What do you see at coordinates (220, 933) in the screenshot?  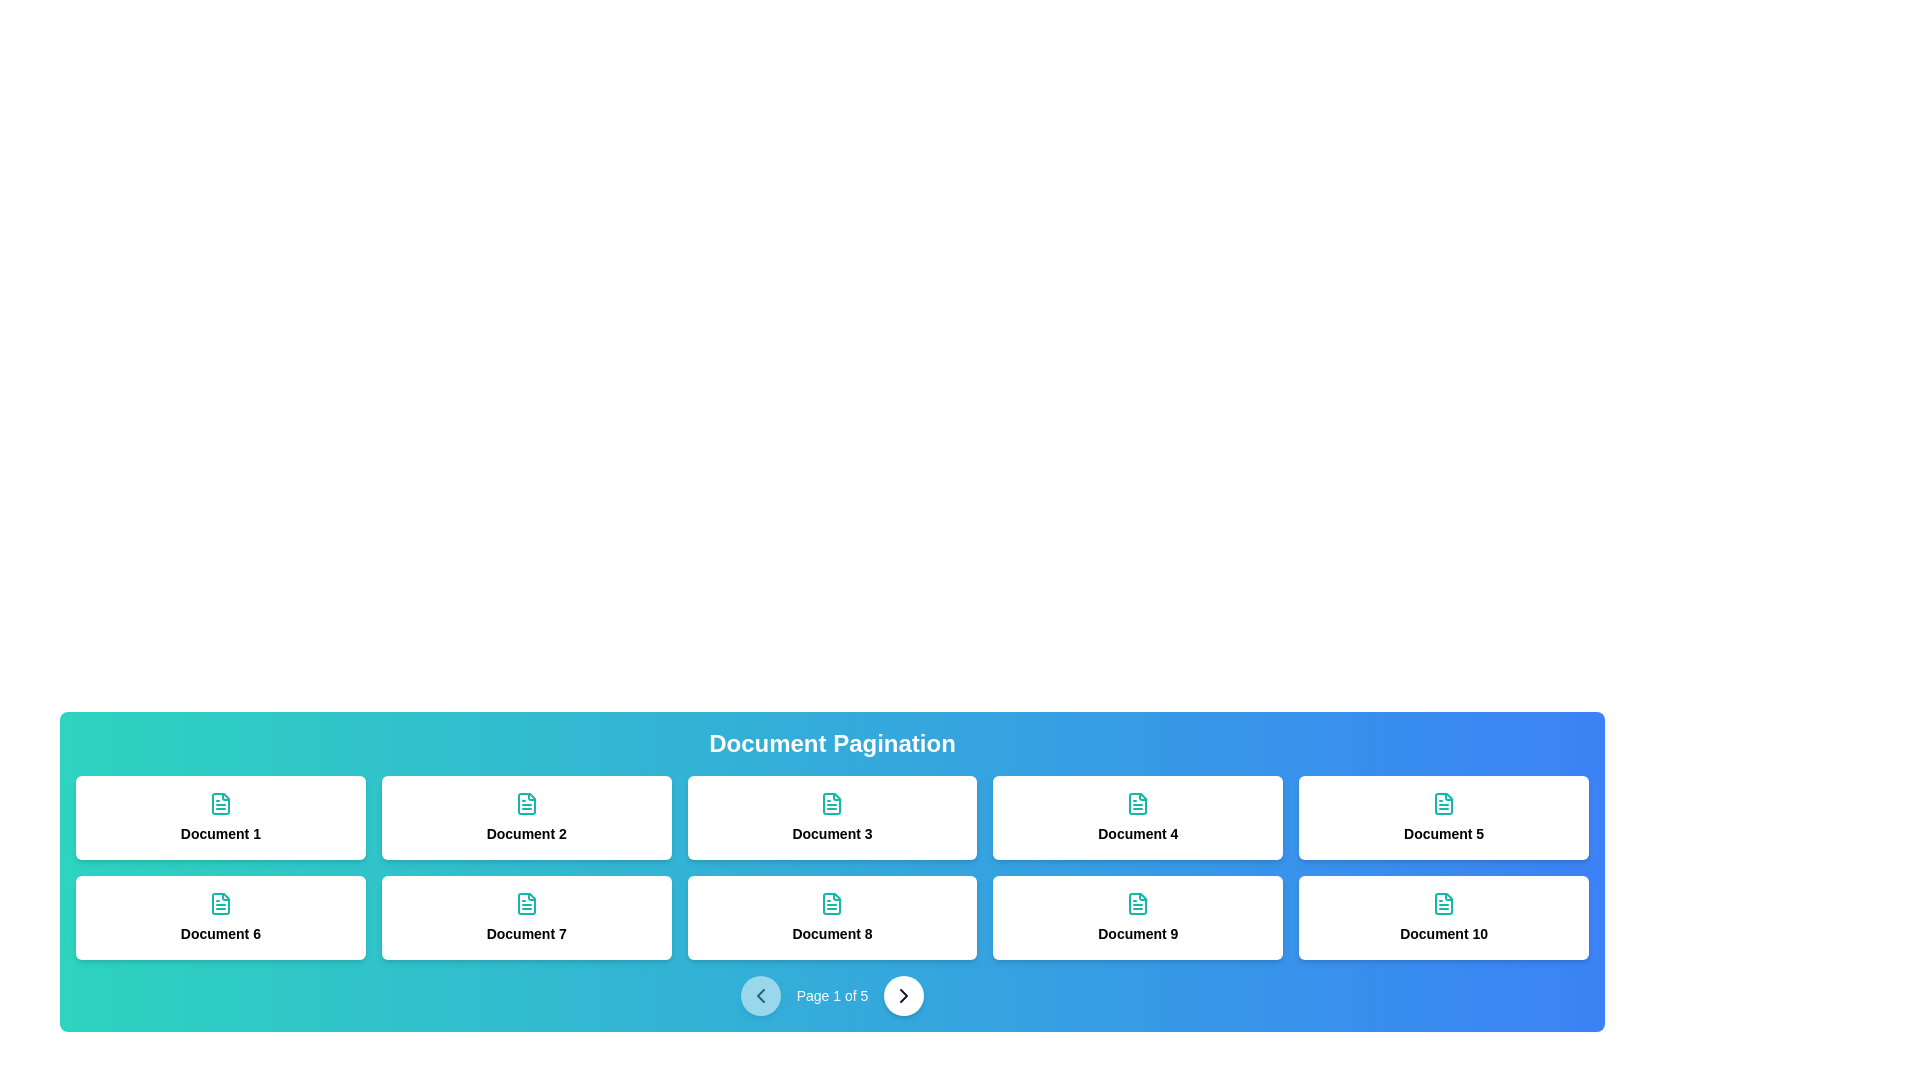 I see `the Text Label that serves as a title for the document, located in the second row, second column of the grid layout, directly below the document icon` at bounding box center [220, 933].